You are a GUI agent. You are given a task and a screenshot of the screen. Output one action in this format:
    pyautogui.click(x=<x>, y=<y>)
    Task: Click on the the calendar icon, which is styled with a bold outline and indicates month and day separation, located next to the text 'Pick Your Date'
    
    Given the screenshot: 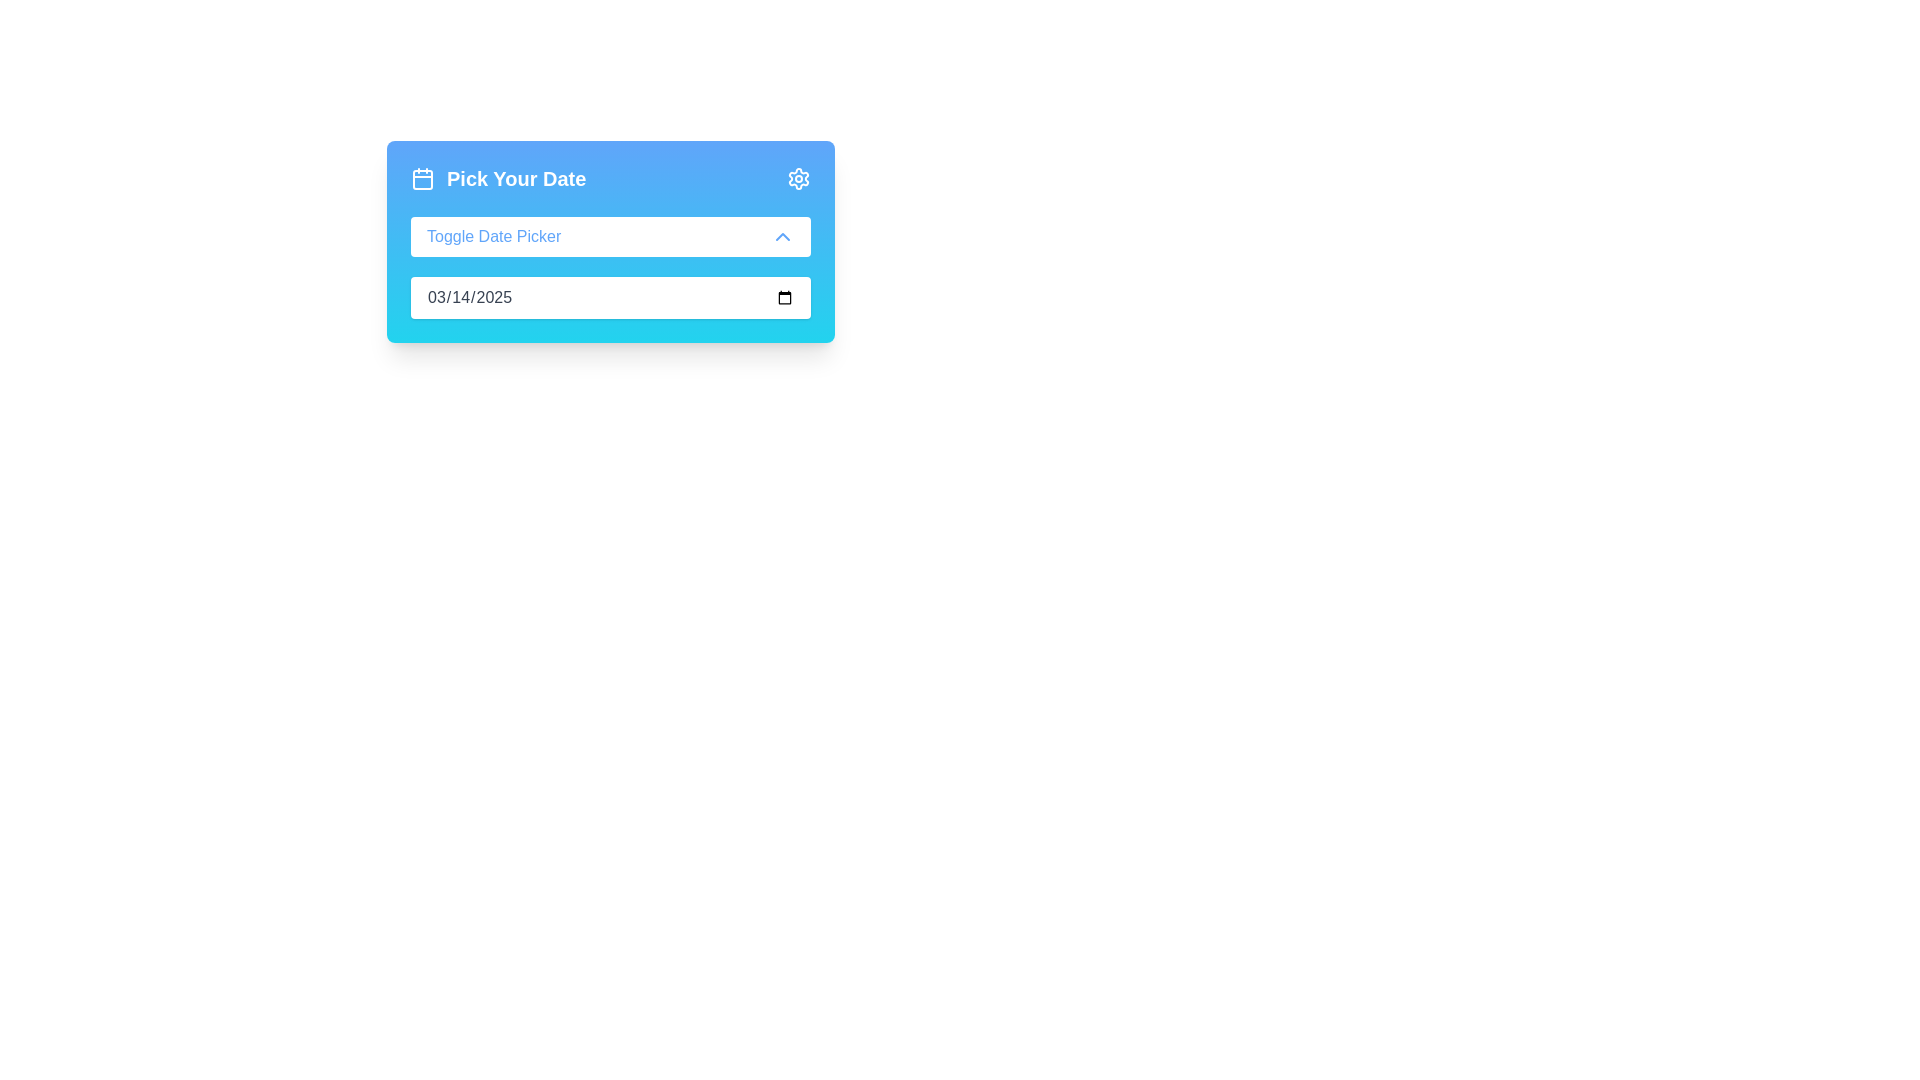 What is the action you would take?
    pyautogui.click(x=421, y=177)
    